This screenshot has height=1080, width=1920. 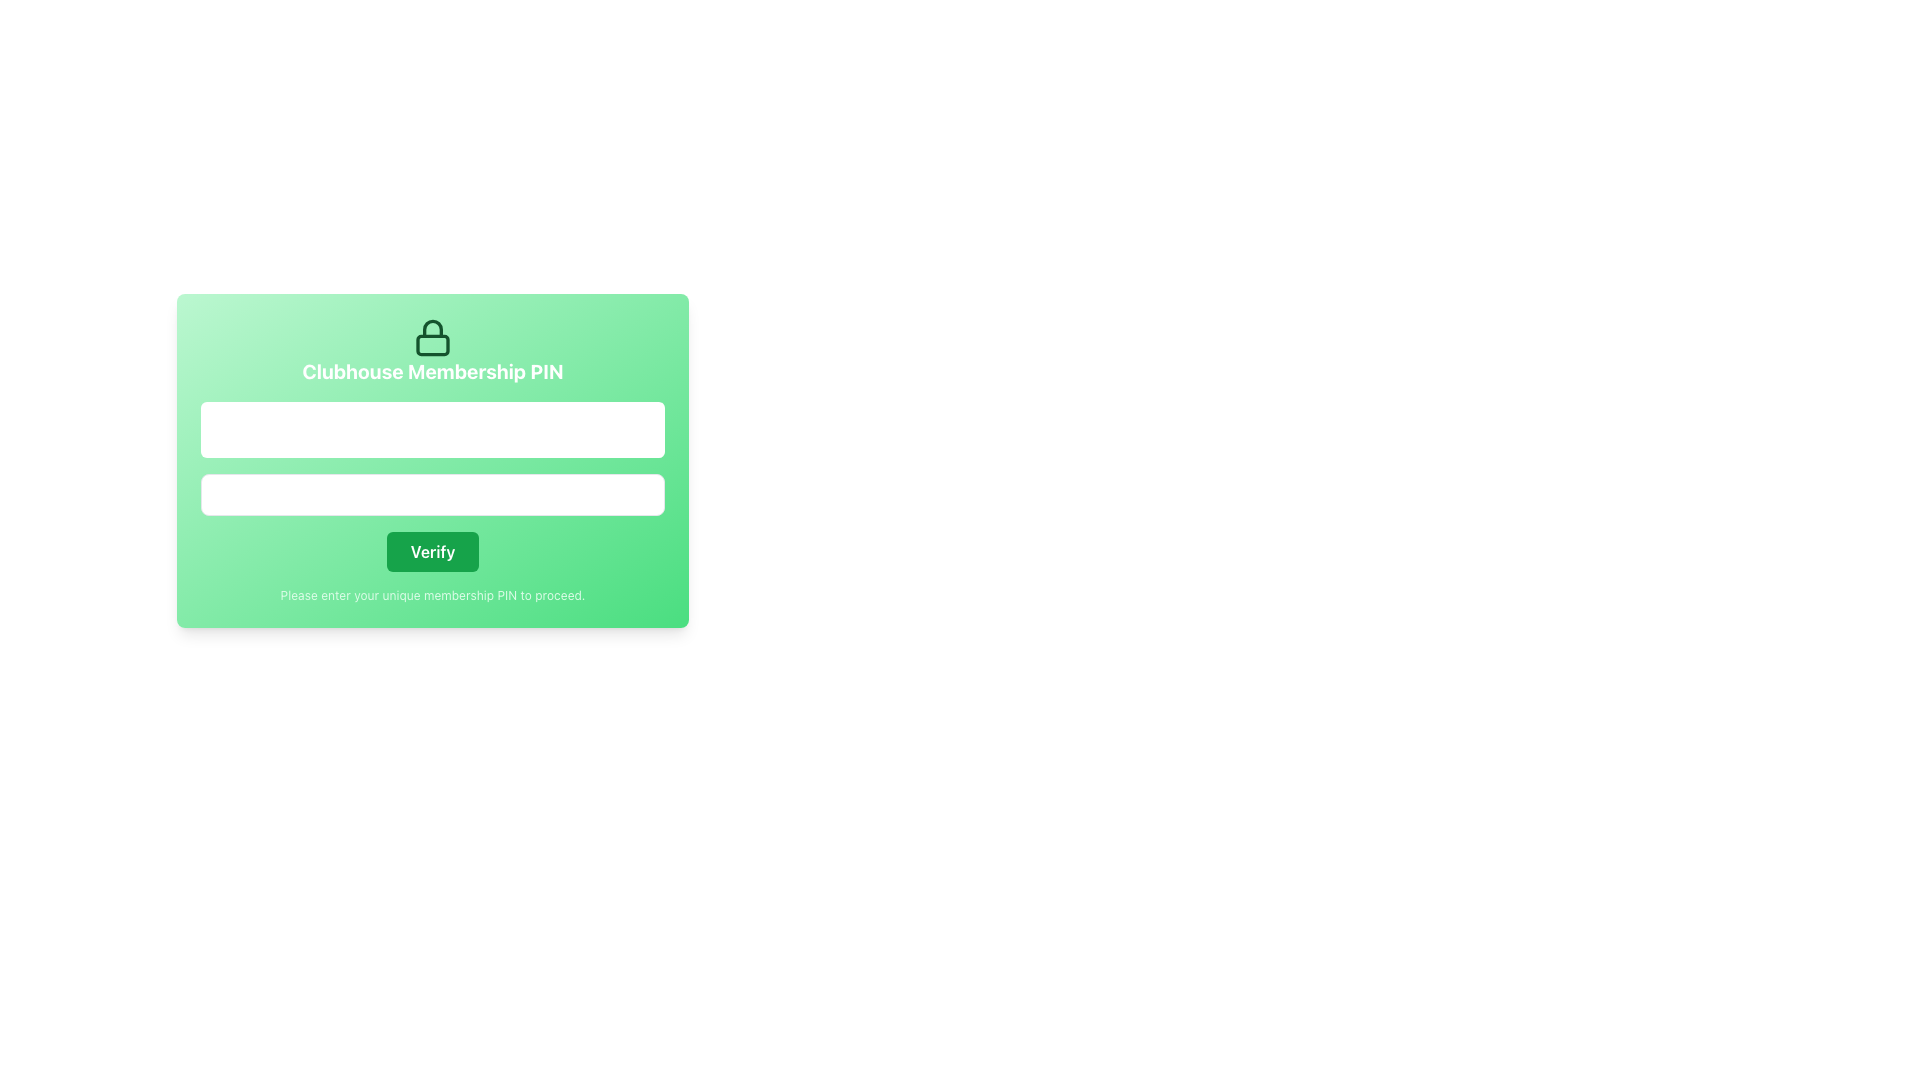 I want to click on the 'Verify' button located centrally below the password input field, so click(x=431, y=551).